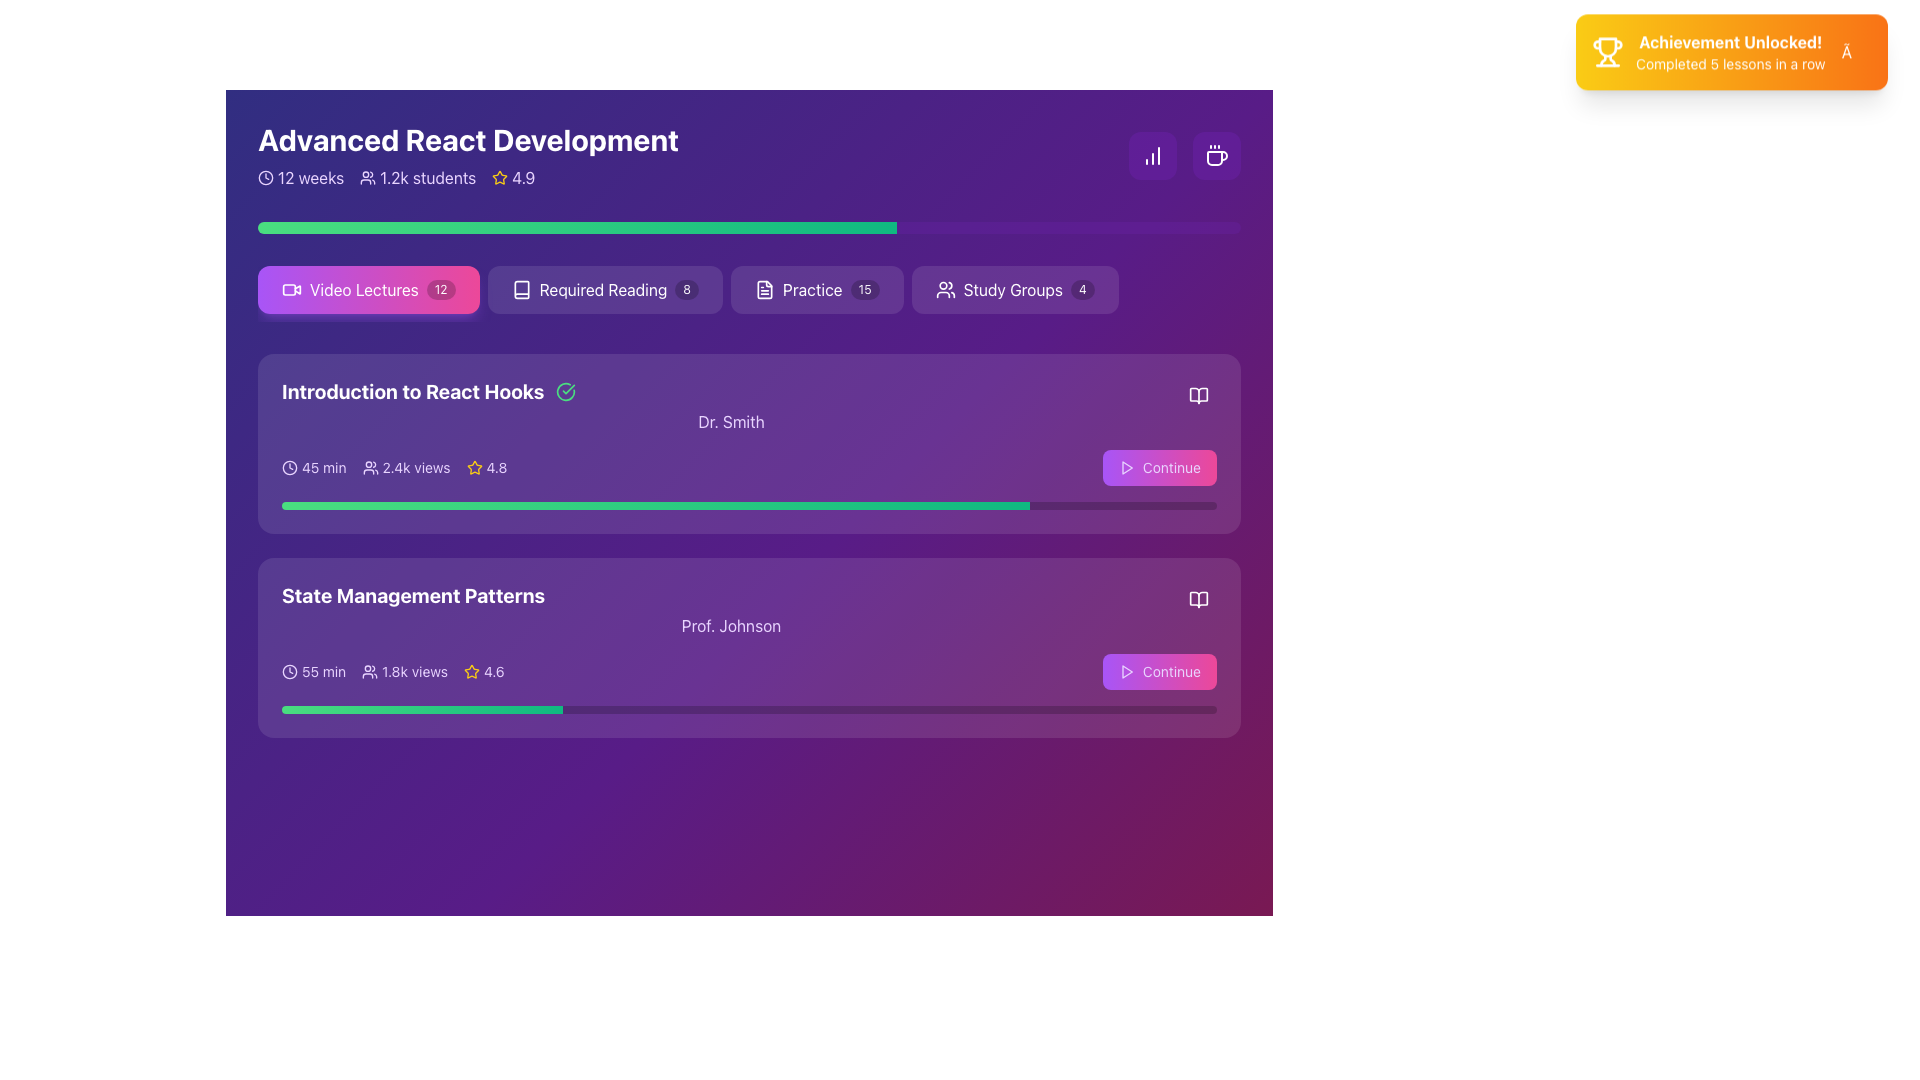 This screenshot has height=1080, width=1920. I want to click on the 'Video Lectures' button, which is a rectangular button with a gradient background from purple to pink, featuring a white video camera icon on the left and the text 'Video Lectures' in bold white font in the center, so click(368, 289).